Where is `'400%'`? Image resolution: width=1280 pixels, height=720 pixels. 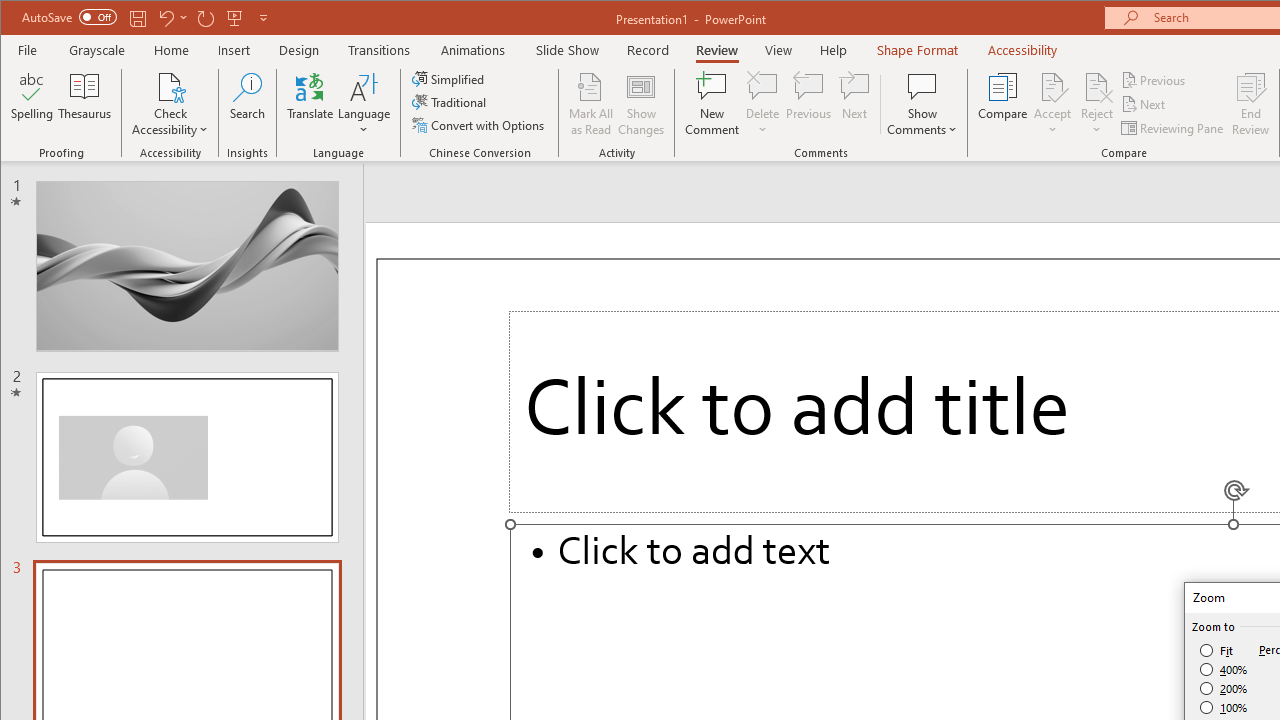 '400%' is located at coordinates (1223, 669).